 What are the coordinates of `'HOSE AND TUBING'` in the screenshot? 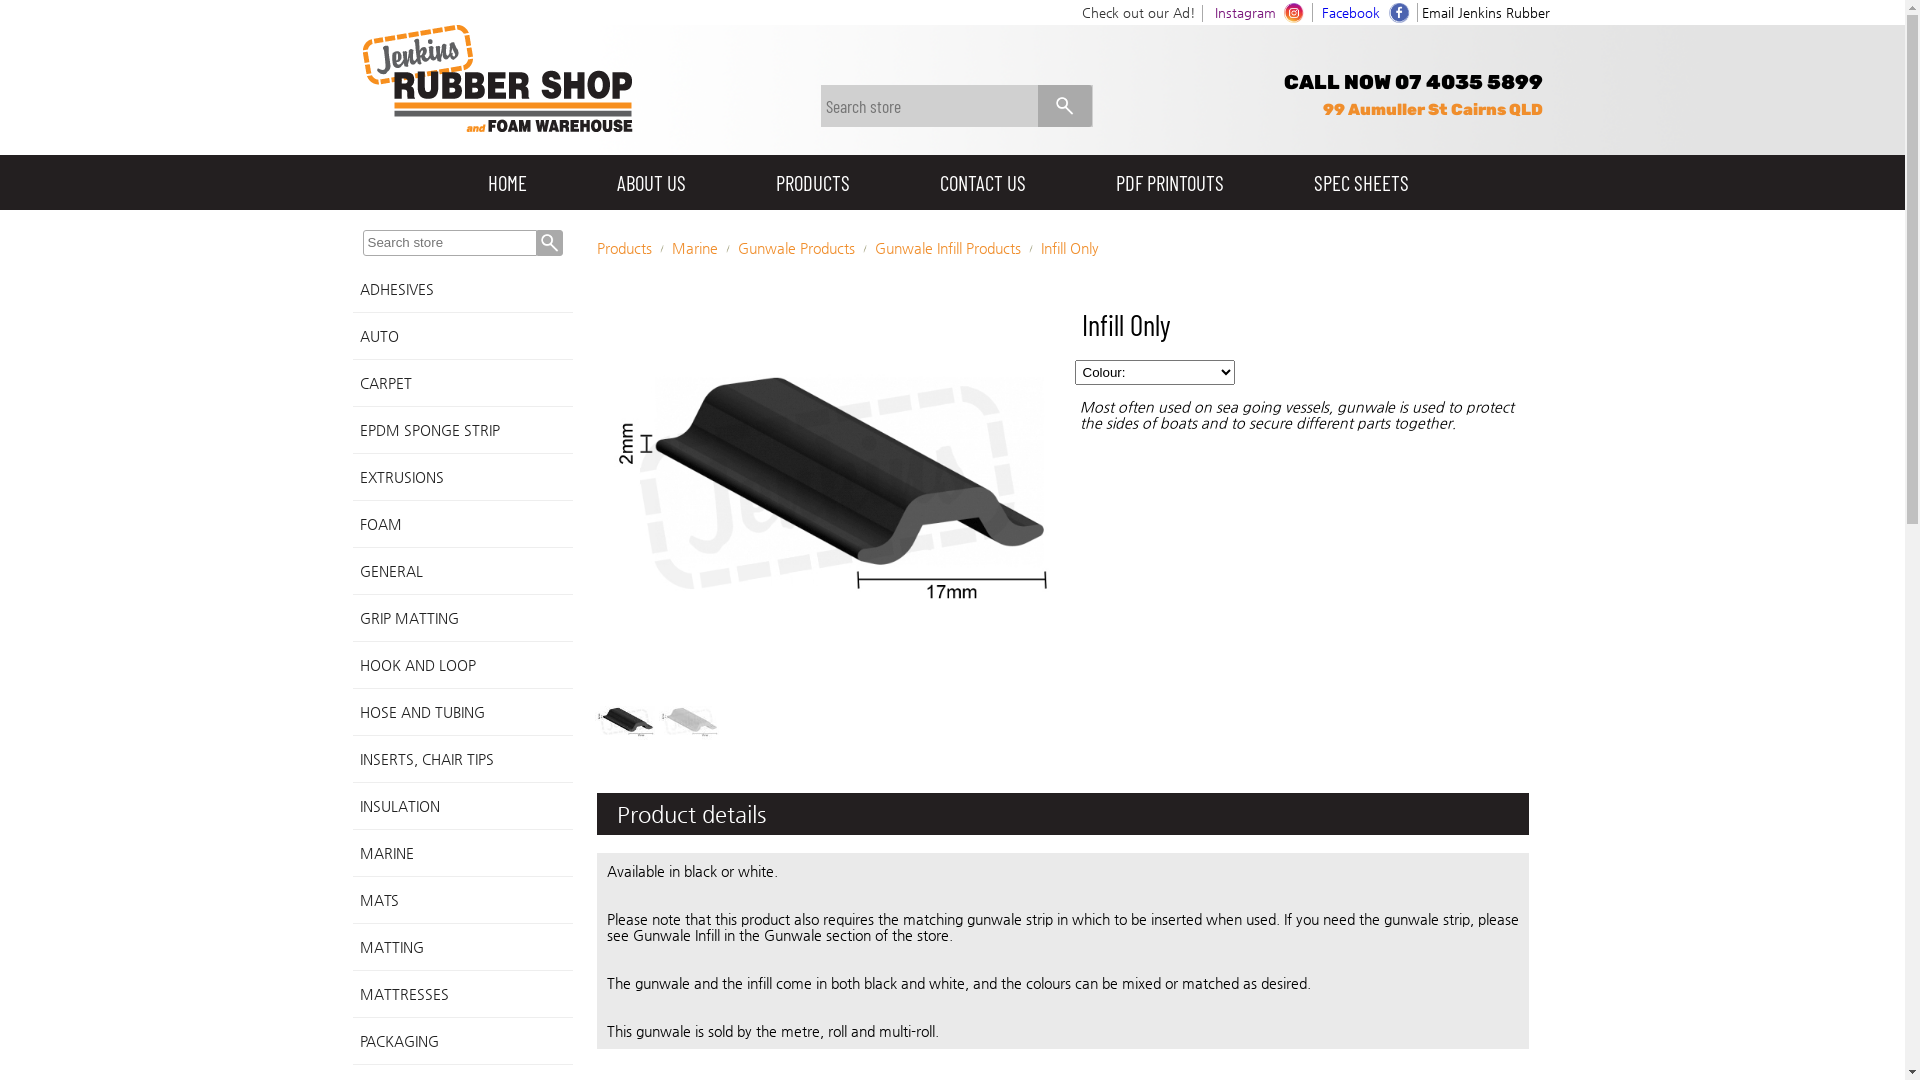 It's located at (460, 711).